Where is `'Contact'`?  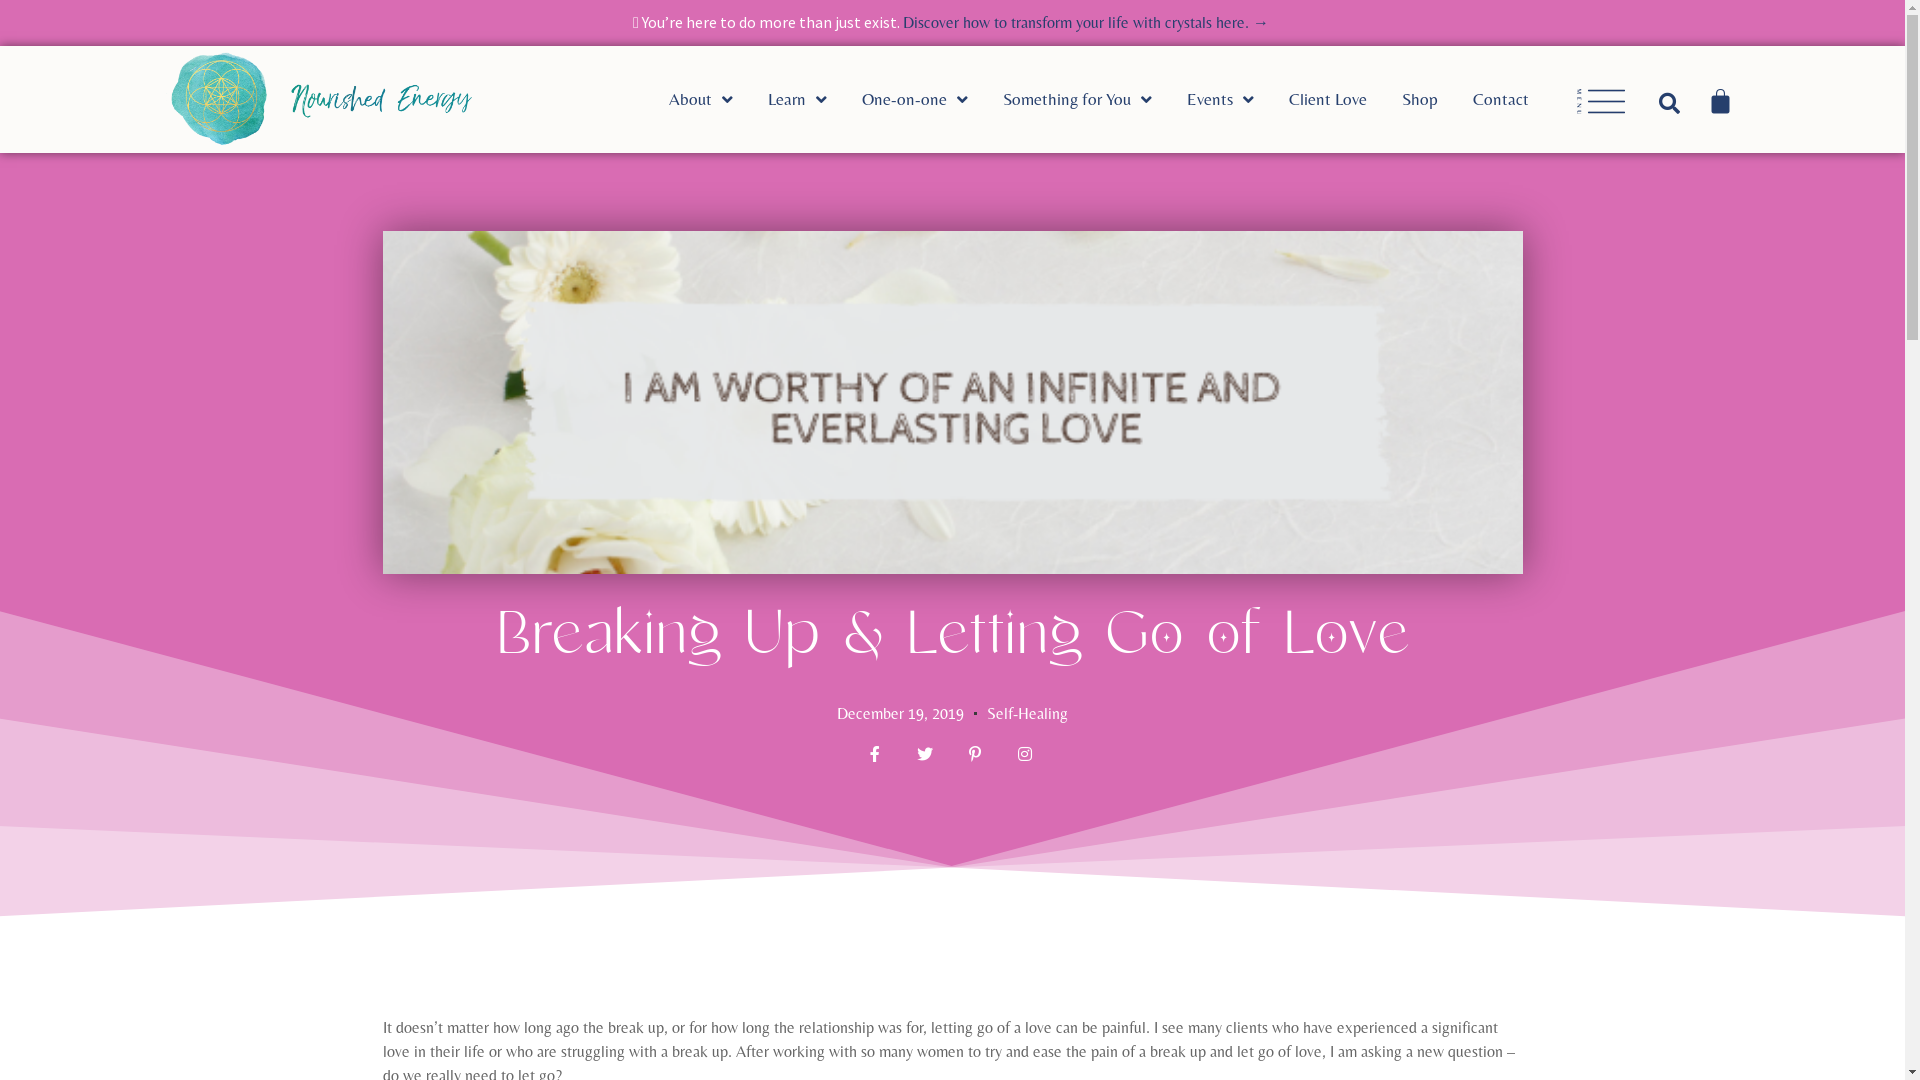 'Contact' is located at coordinates (1518, 100).